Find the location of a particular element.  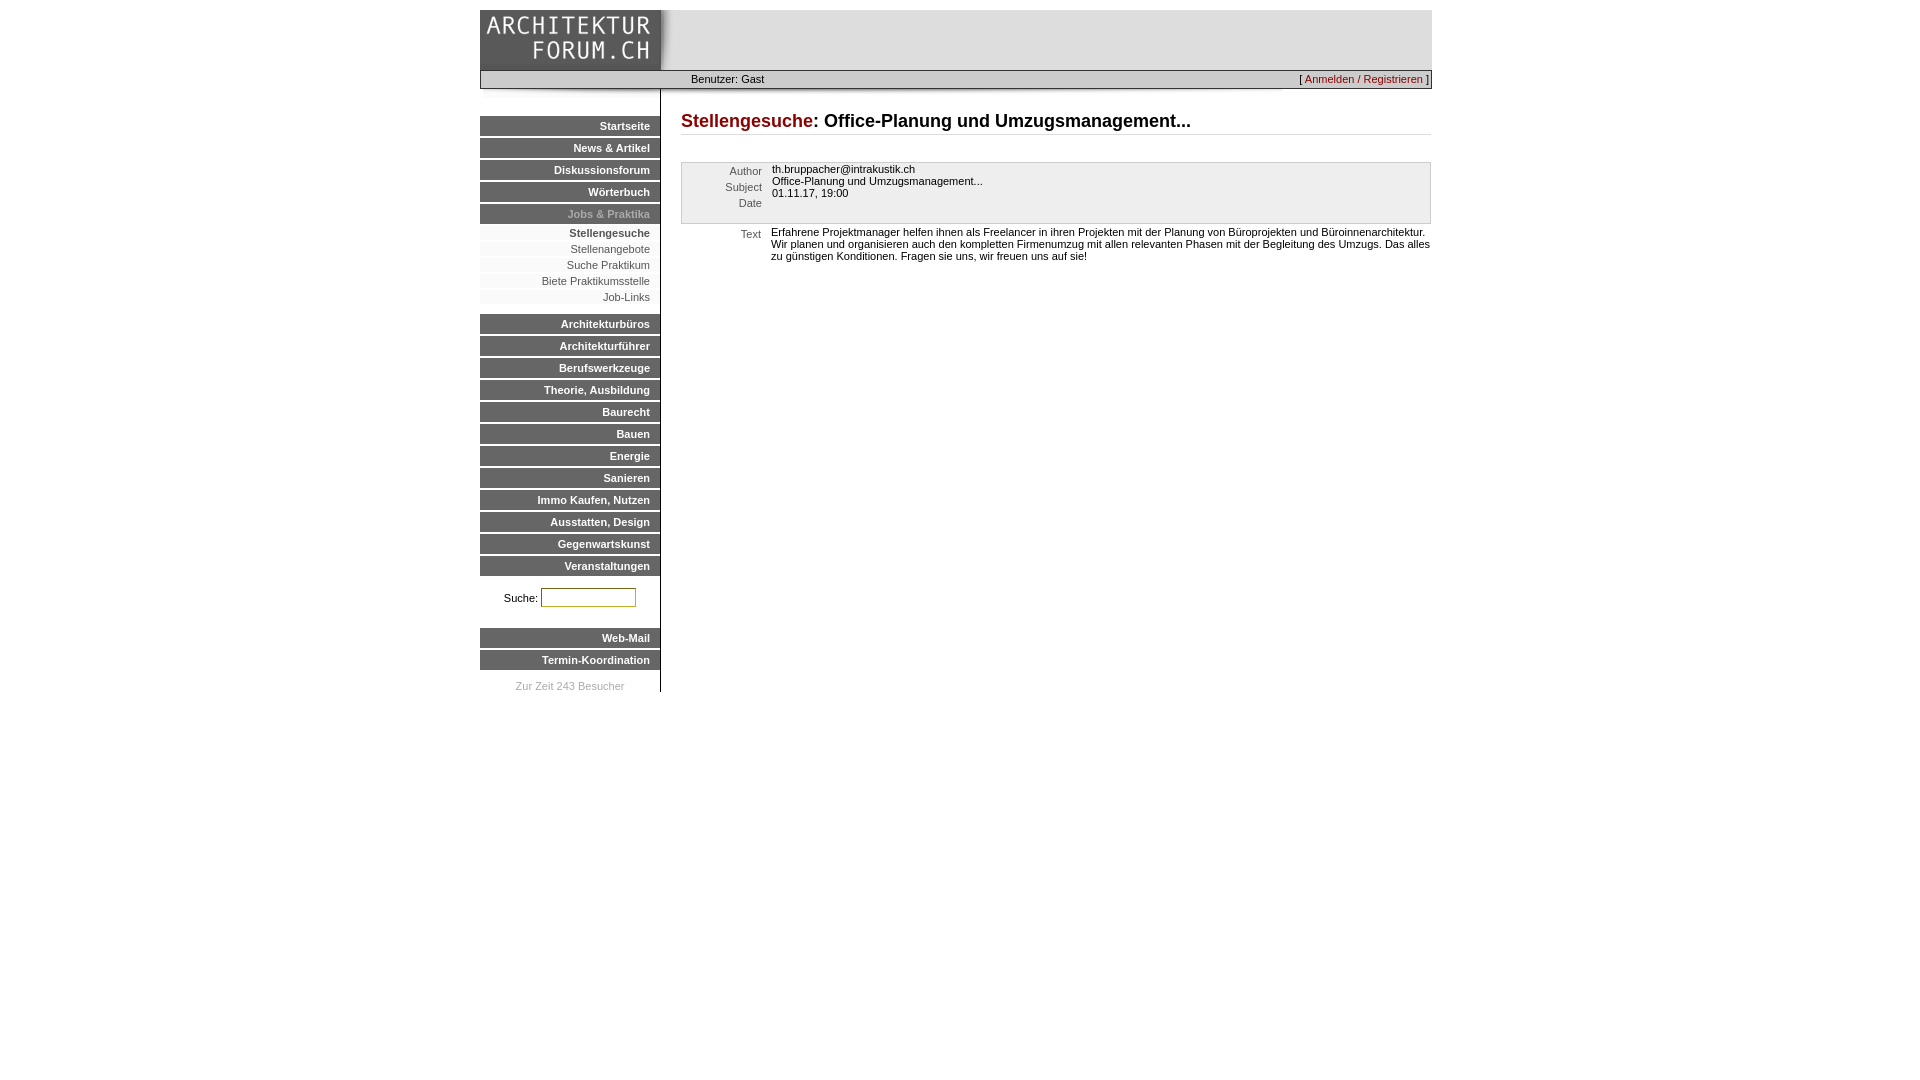

'Web-Mail' is located at coordinates (569, 637).